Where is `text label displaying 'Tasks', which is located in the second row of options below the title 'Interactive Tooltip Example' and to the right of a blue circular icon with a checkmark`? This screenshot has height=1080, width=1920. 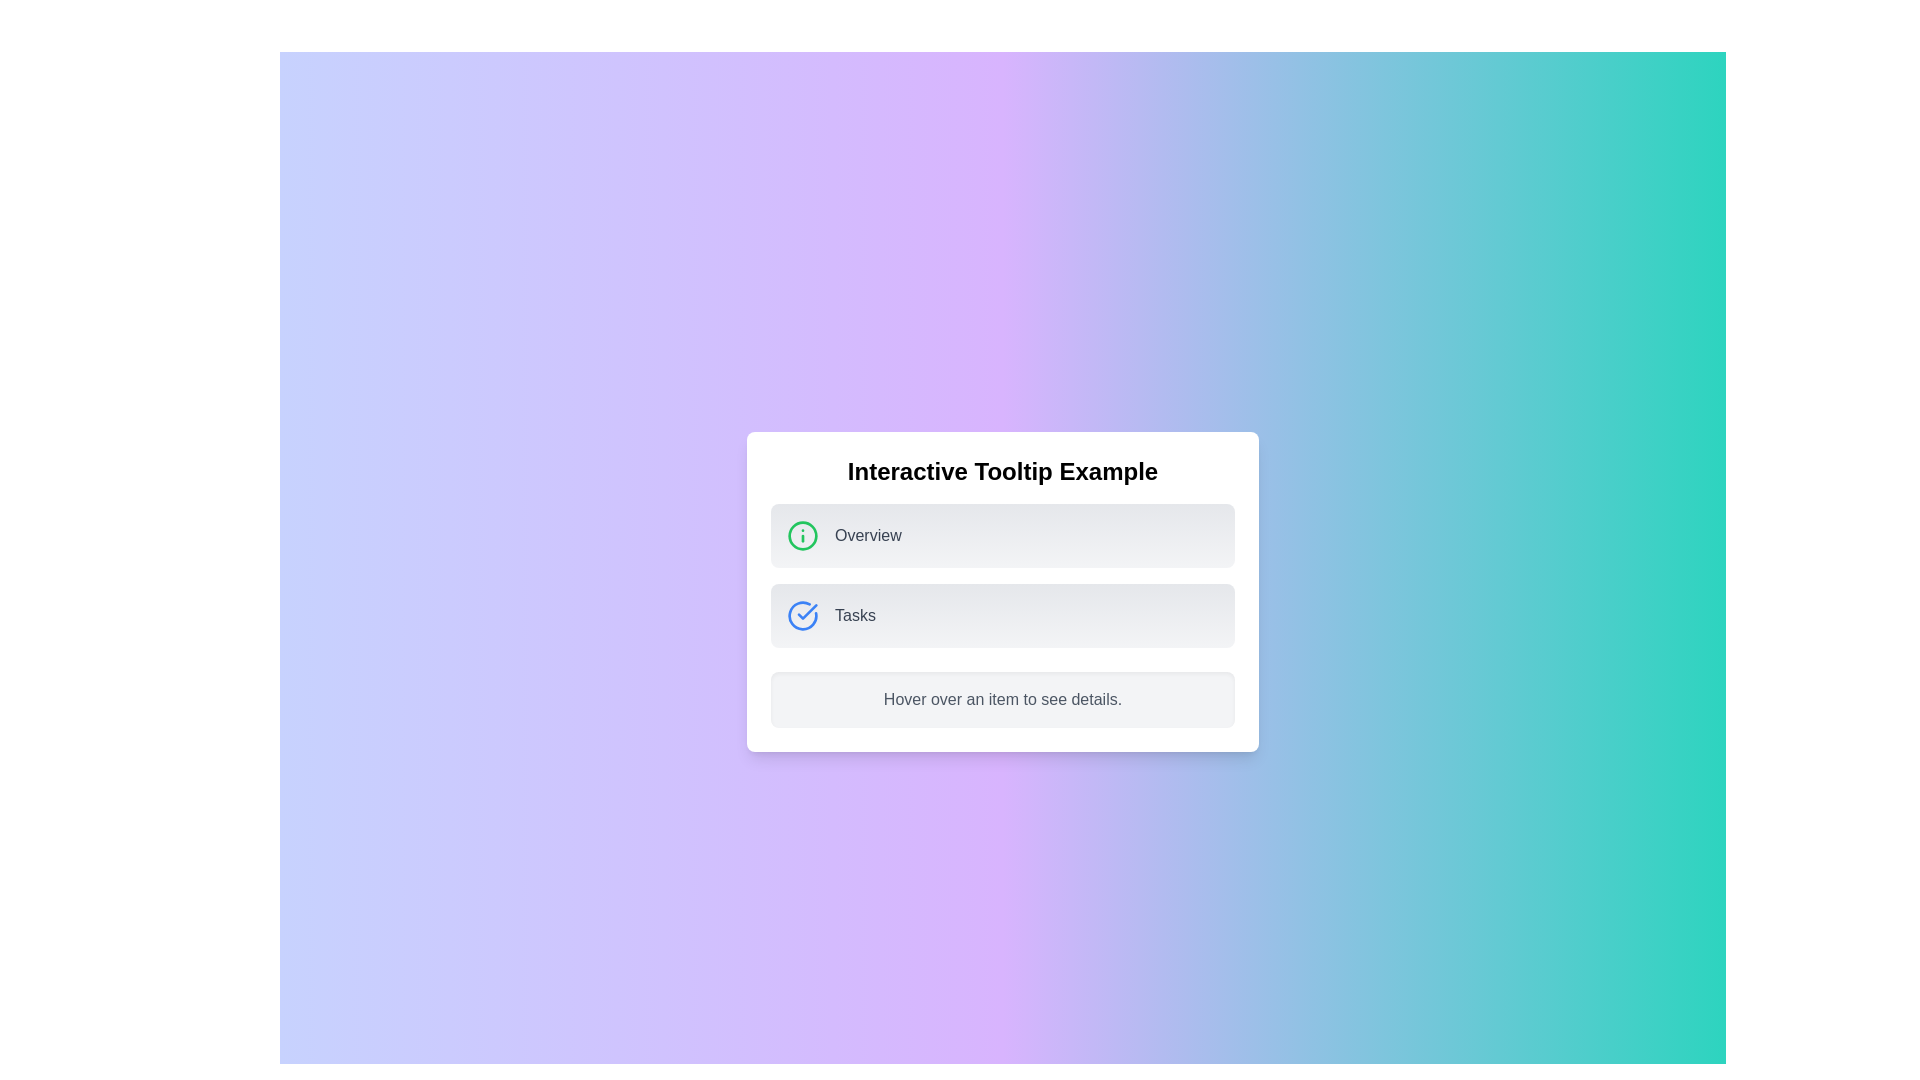 text label displaying 'Tasks', which is located in the second row of options below the title 'Interactive Tooltip Example' and to the right of a blue circular icon with a checkmark is located at coordinates (855, 615).